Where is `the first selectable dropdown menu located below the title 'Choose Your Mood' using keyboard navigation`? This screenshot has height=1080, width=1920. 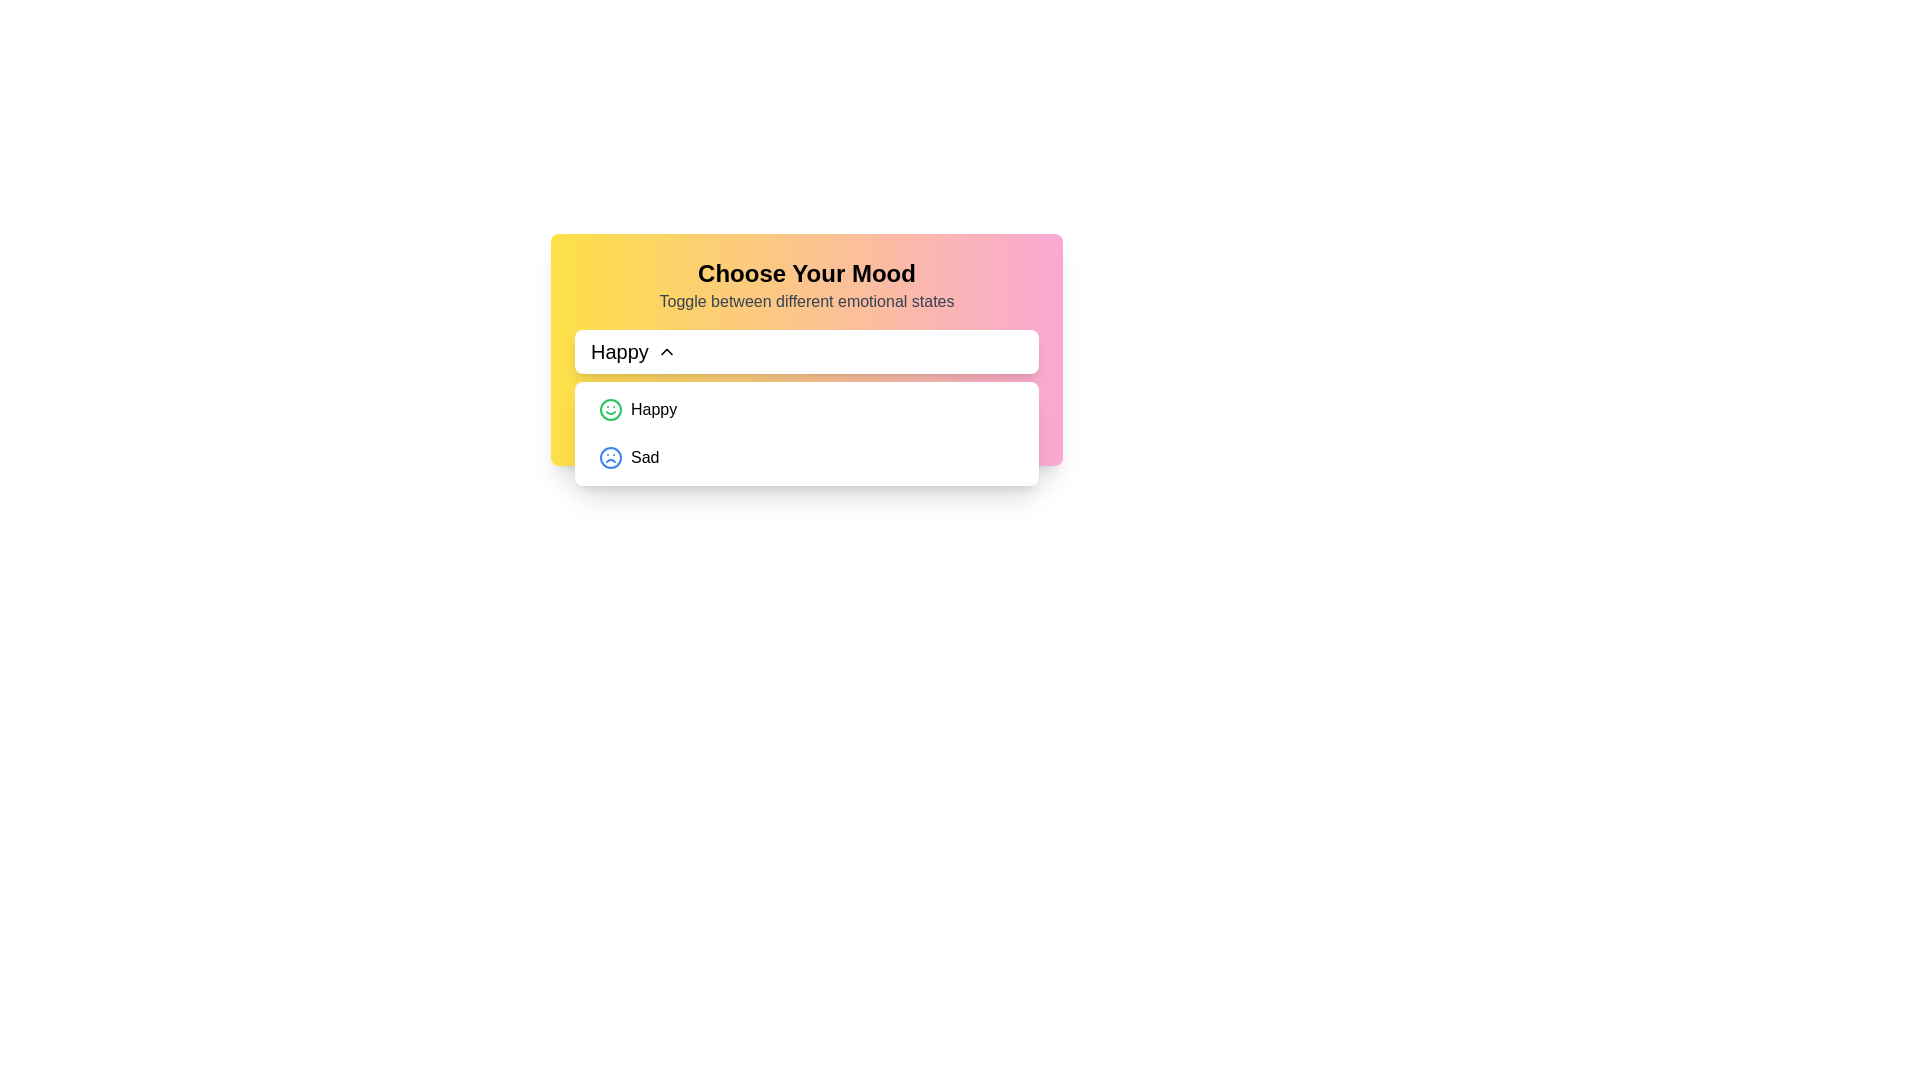 the first selectable dropdown menu located below the title 'Choose Your Mood' using keyboard navigation is located at coordinates (806, 350).